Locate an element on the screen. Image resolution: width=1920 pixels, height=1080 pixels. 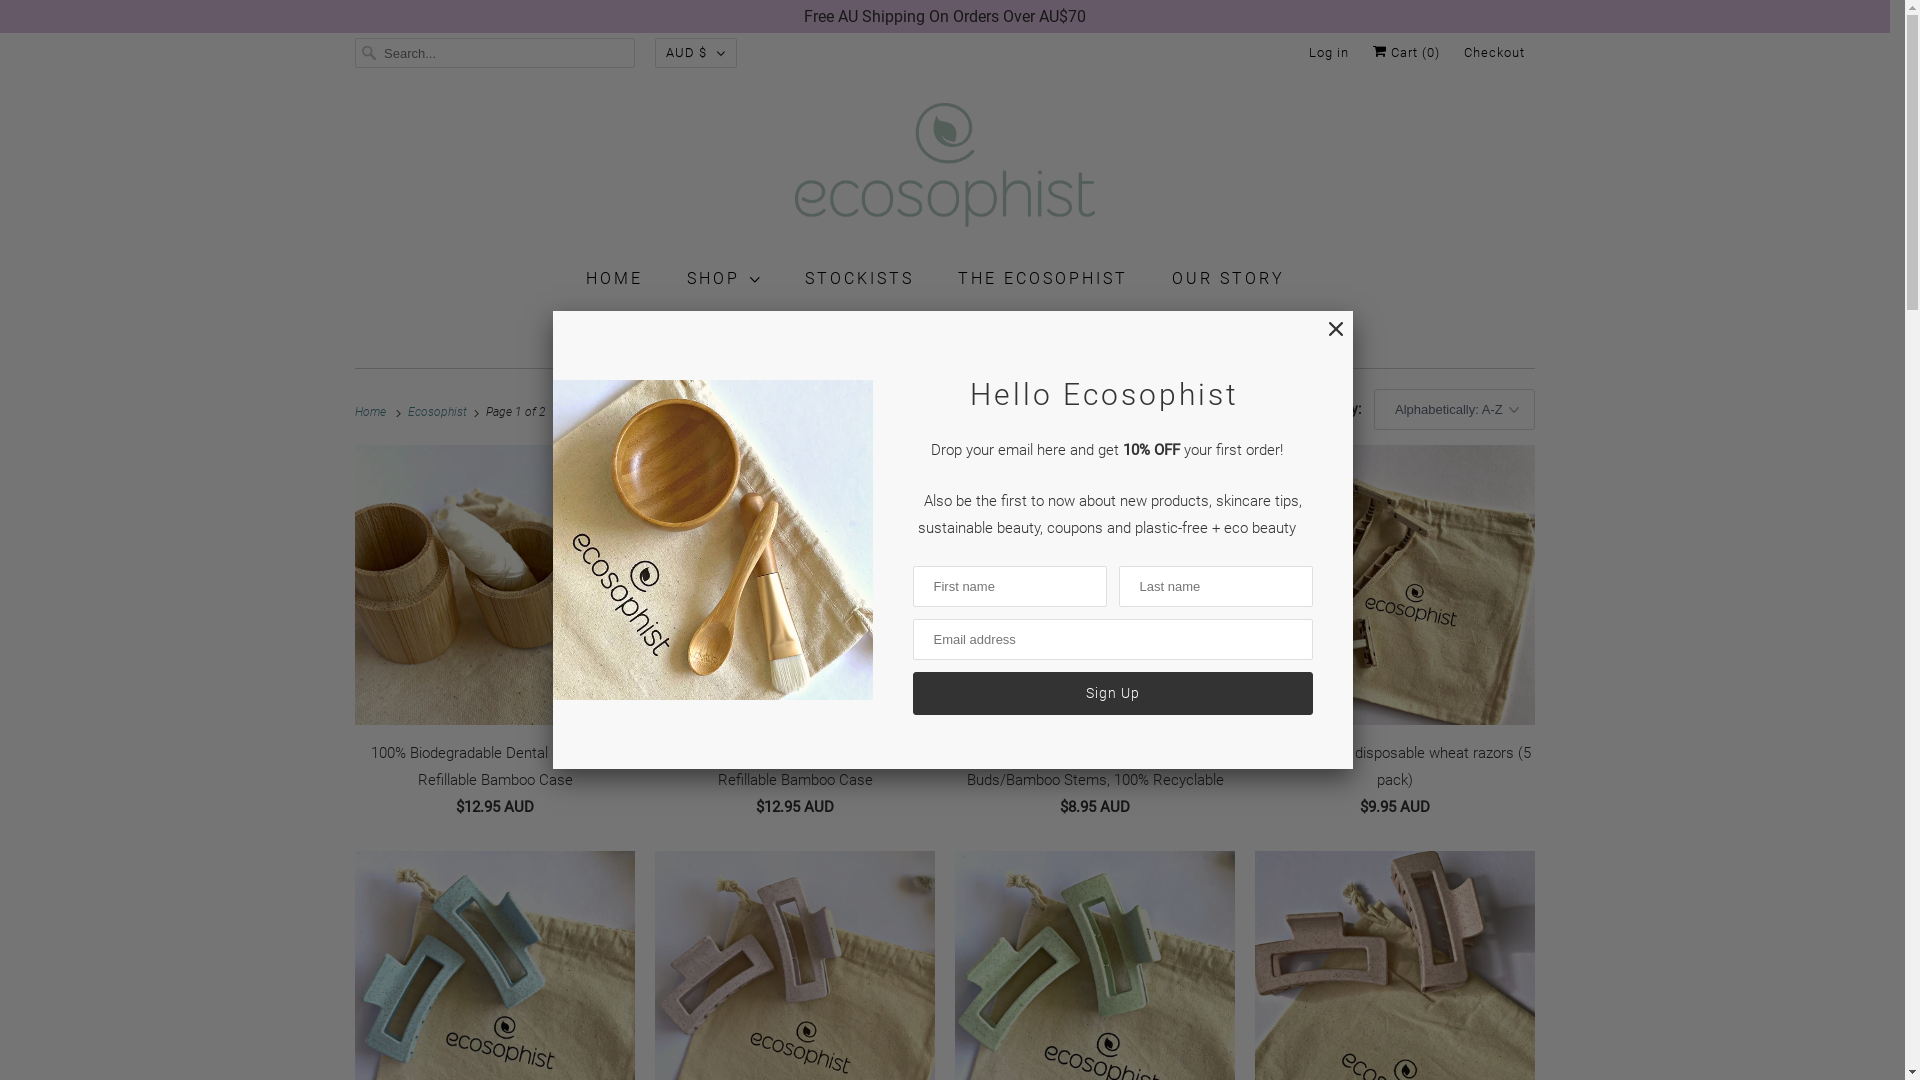
'Free AU Shipping On Orders Over AU$70' is located at coordinates (943, 16).